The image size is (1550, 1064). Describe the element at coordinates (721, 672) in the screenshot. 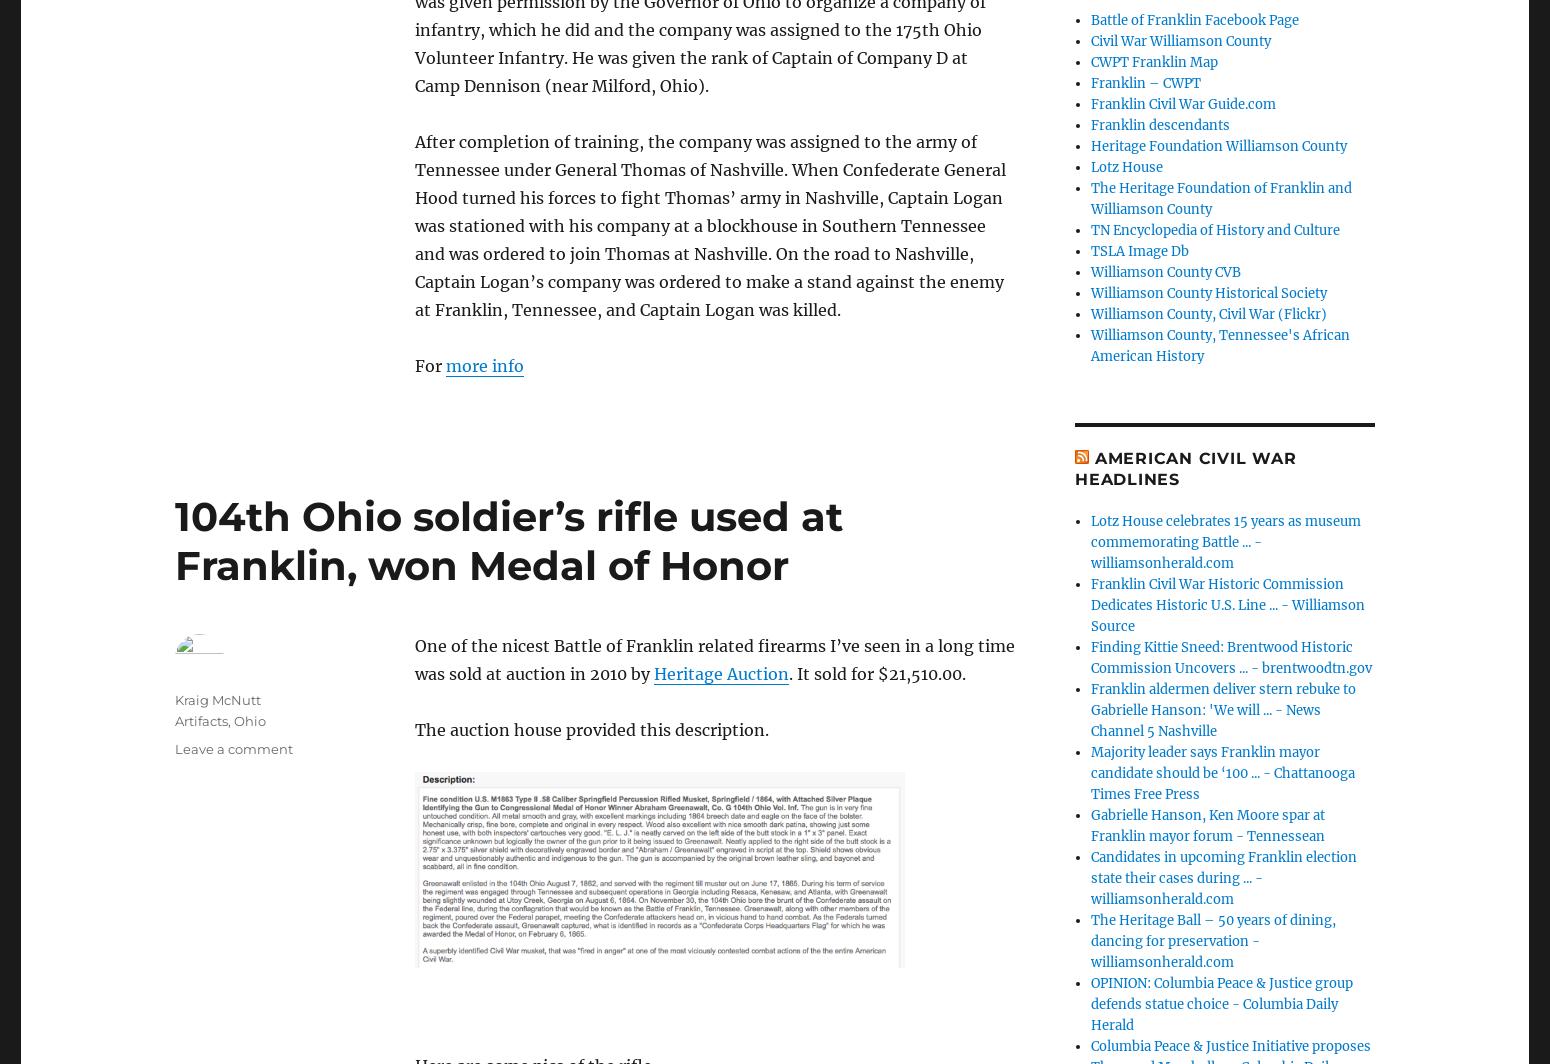

I see `'Heritage Auction'` at that location.